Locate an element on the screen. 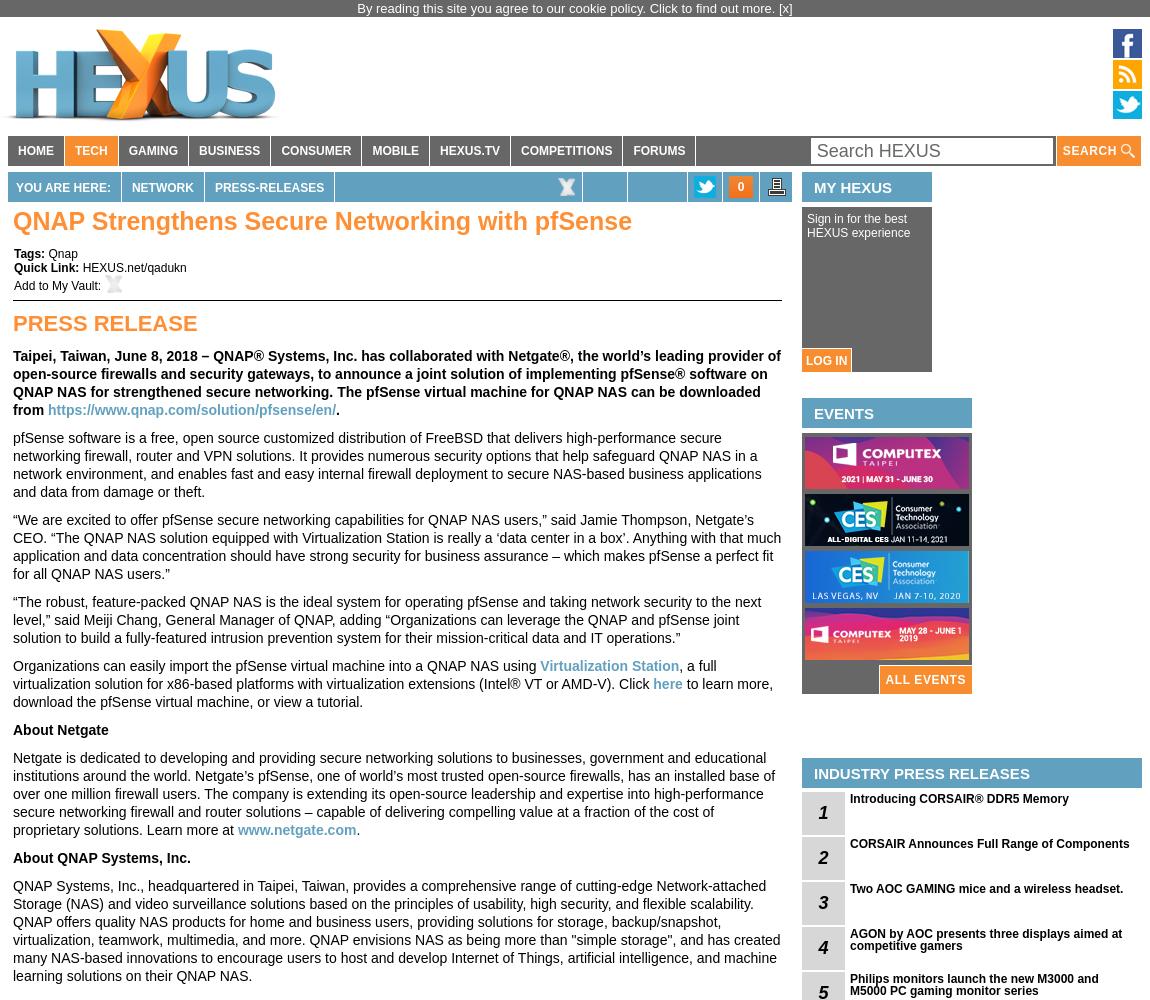  'pfSense software is a free, open source customized distribution of FreeBSD that delivers high-performance secure networking firewall, router and VPN solutions. It provides numerous security options that help safeguard QNAP NAS in a network environment, and enables fast and easy internal firewall deployment to secure NAS-based business applications and data from damage or theft.' is located at coordinates (386, 464).